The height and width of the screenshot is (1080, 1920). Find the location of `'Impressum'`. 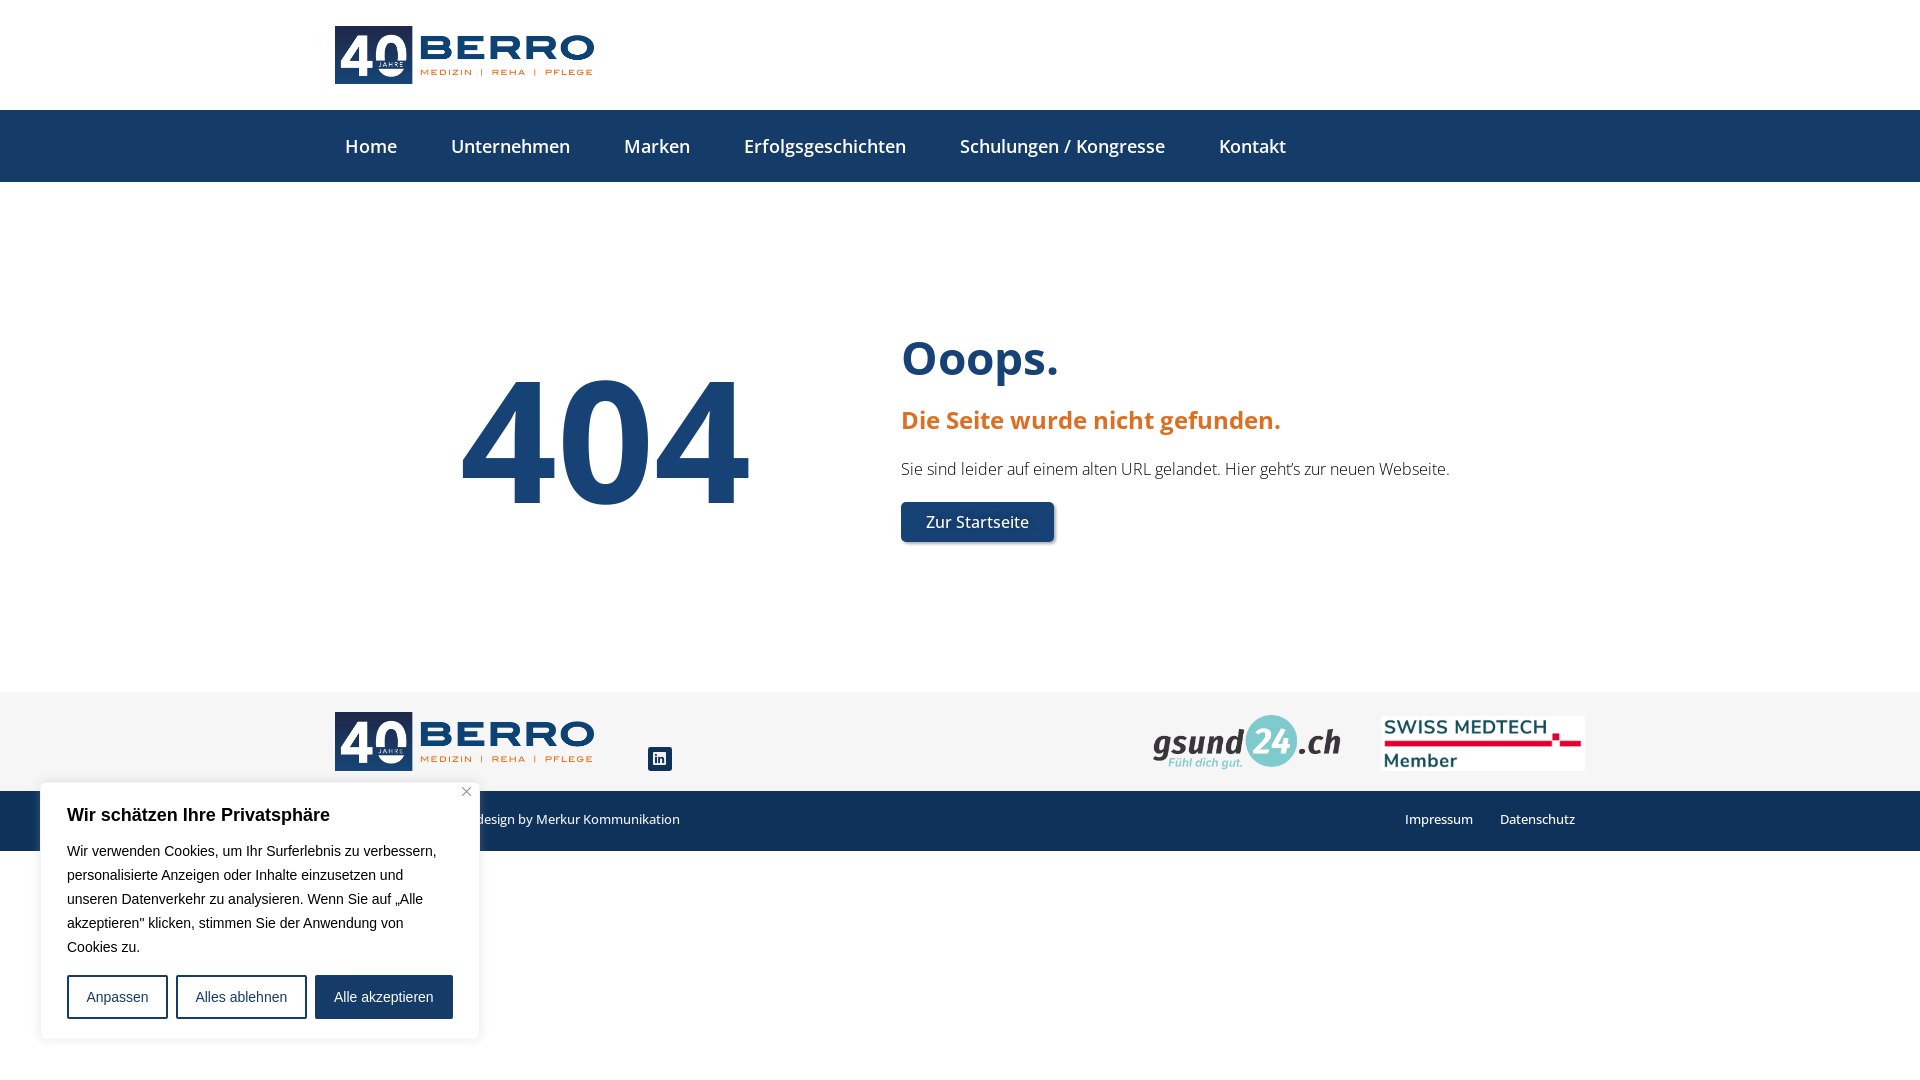

'Impressum' is located at coordinates (1438, 818).